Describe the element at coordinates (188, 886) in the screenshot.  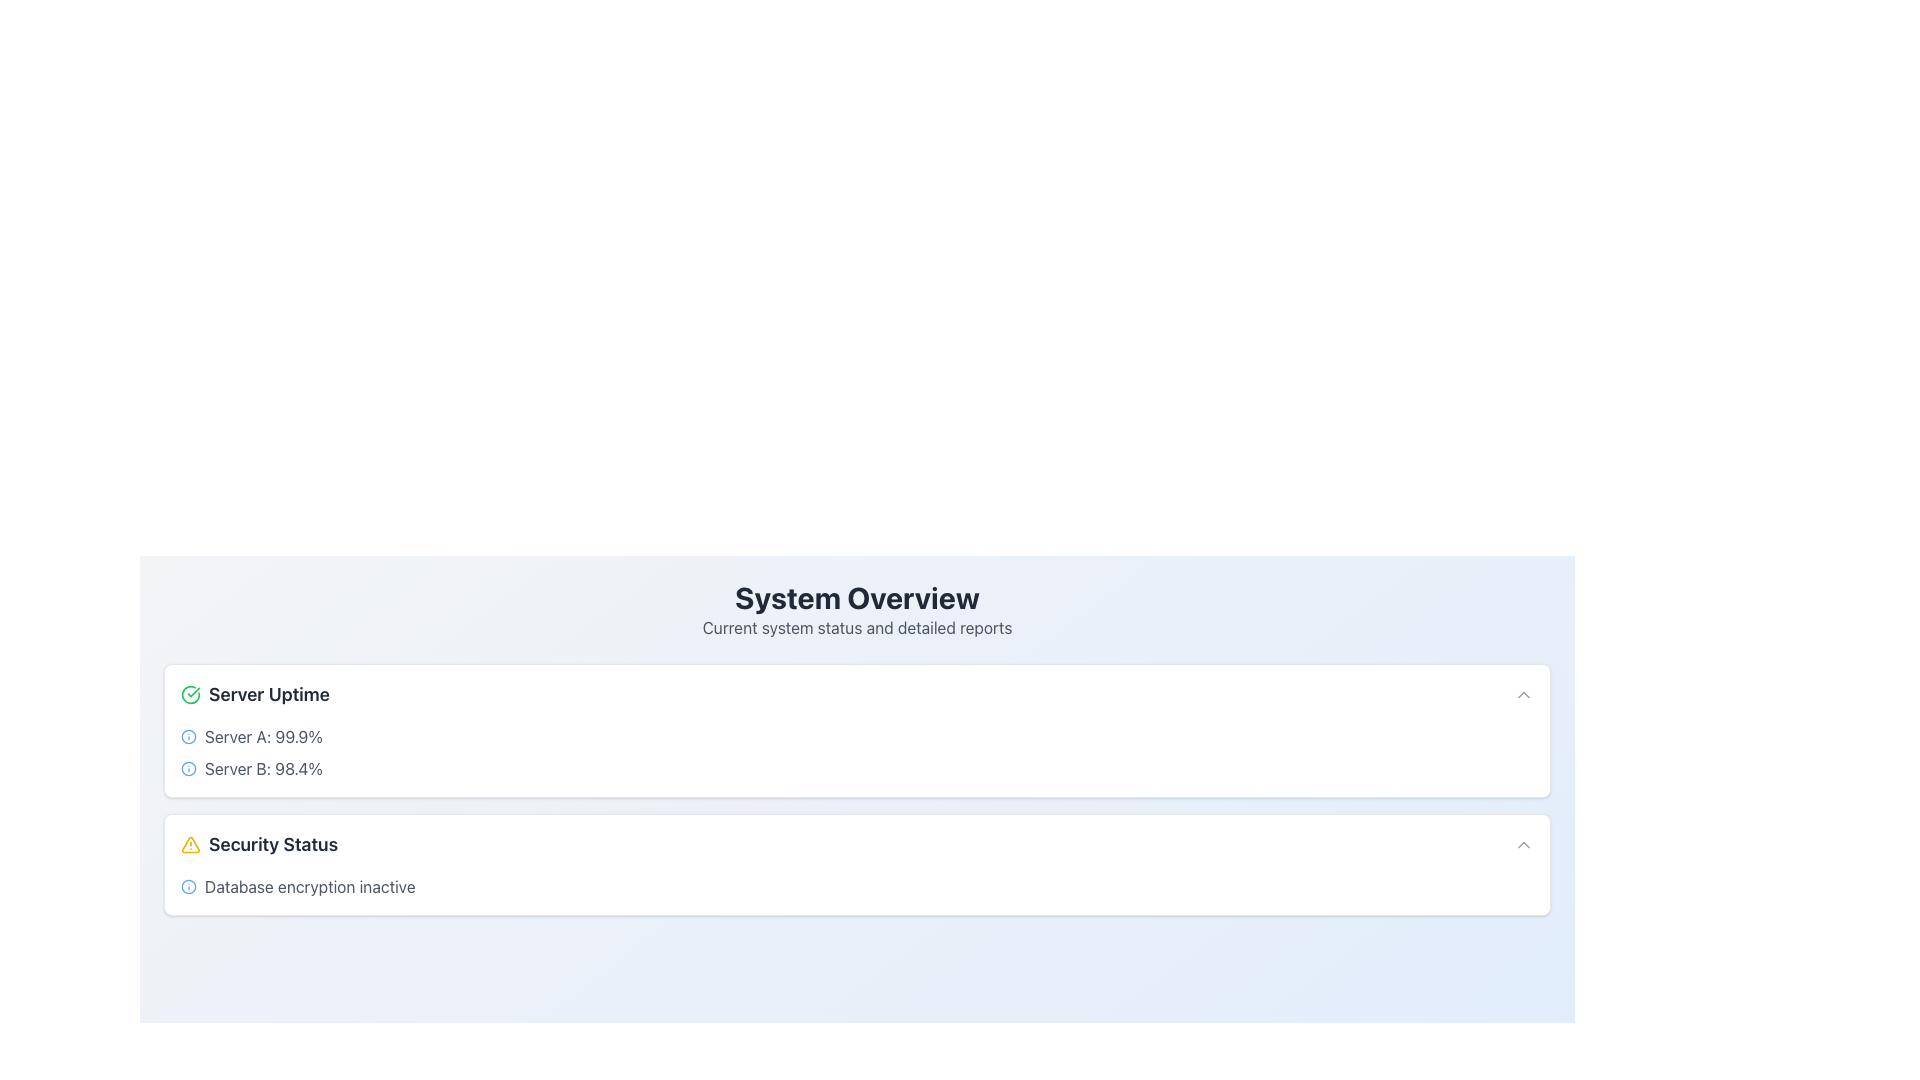
I see `the blue circular icon containing an information symbol, located next to the text 'Database encryption inactive' in the 'Security Status' section` at that location.